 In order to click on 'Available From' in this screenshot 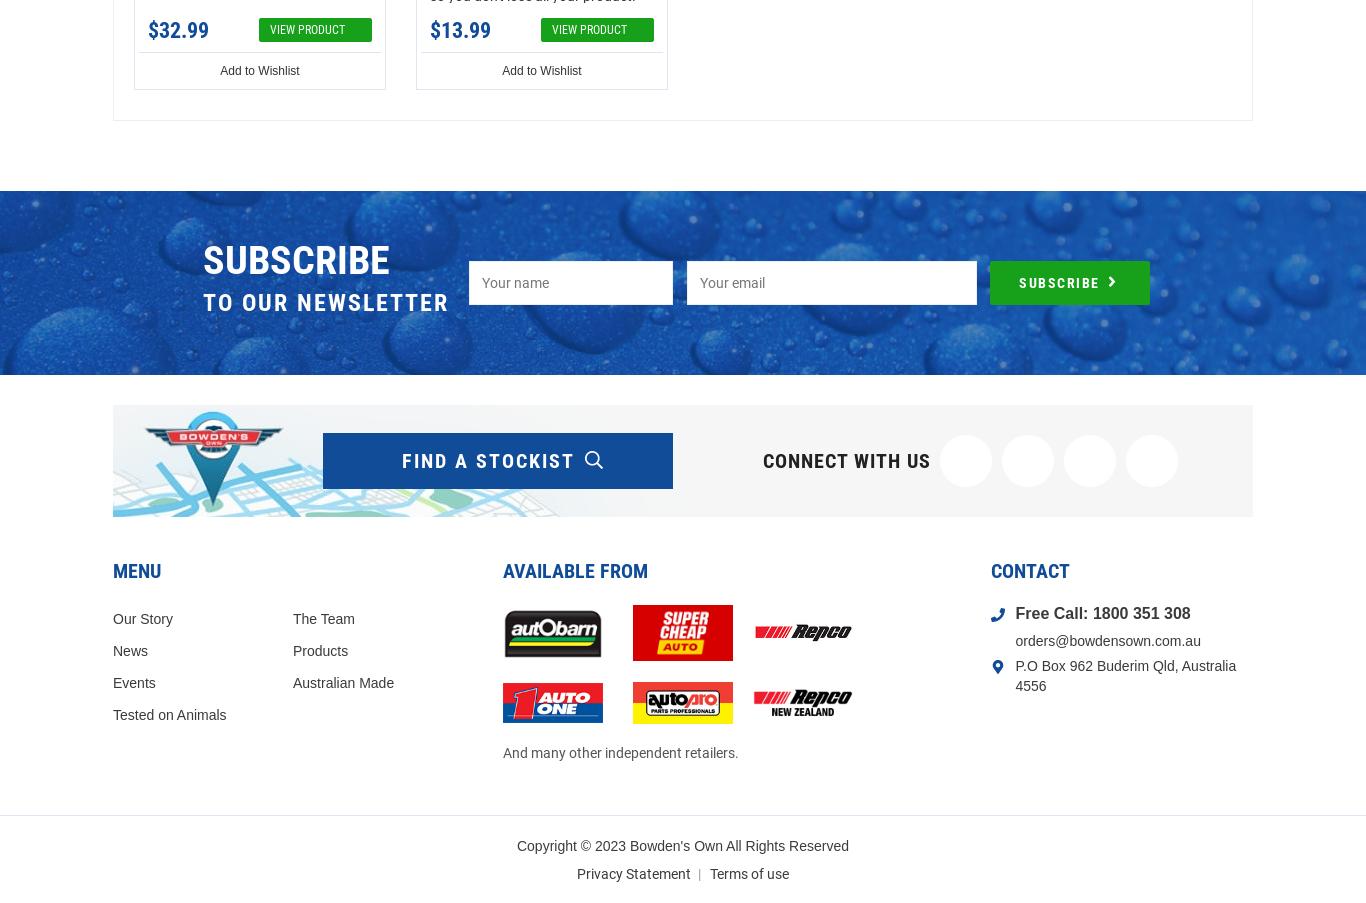, I will do `click(574, 569)`.